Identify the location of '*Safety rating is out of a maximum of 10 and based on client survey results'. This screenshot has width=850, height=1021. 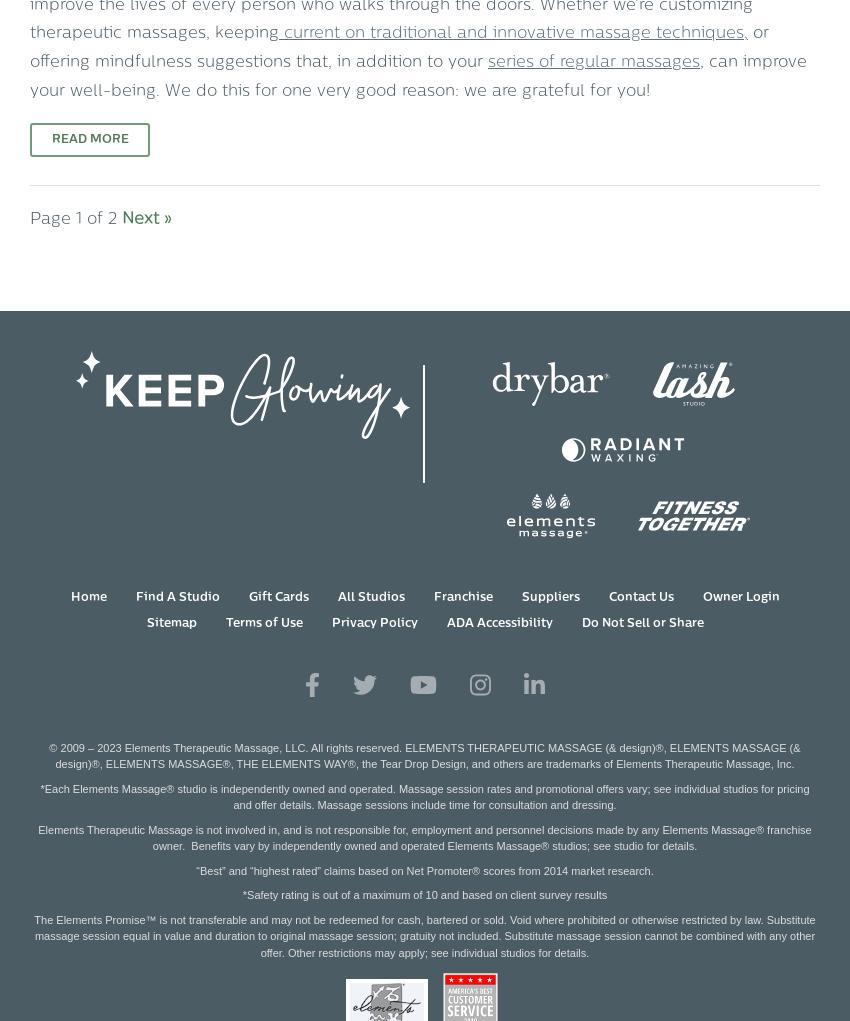
(424, 894).